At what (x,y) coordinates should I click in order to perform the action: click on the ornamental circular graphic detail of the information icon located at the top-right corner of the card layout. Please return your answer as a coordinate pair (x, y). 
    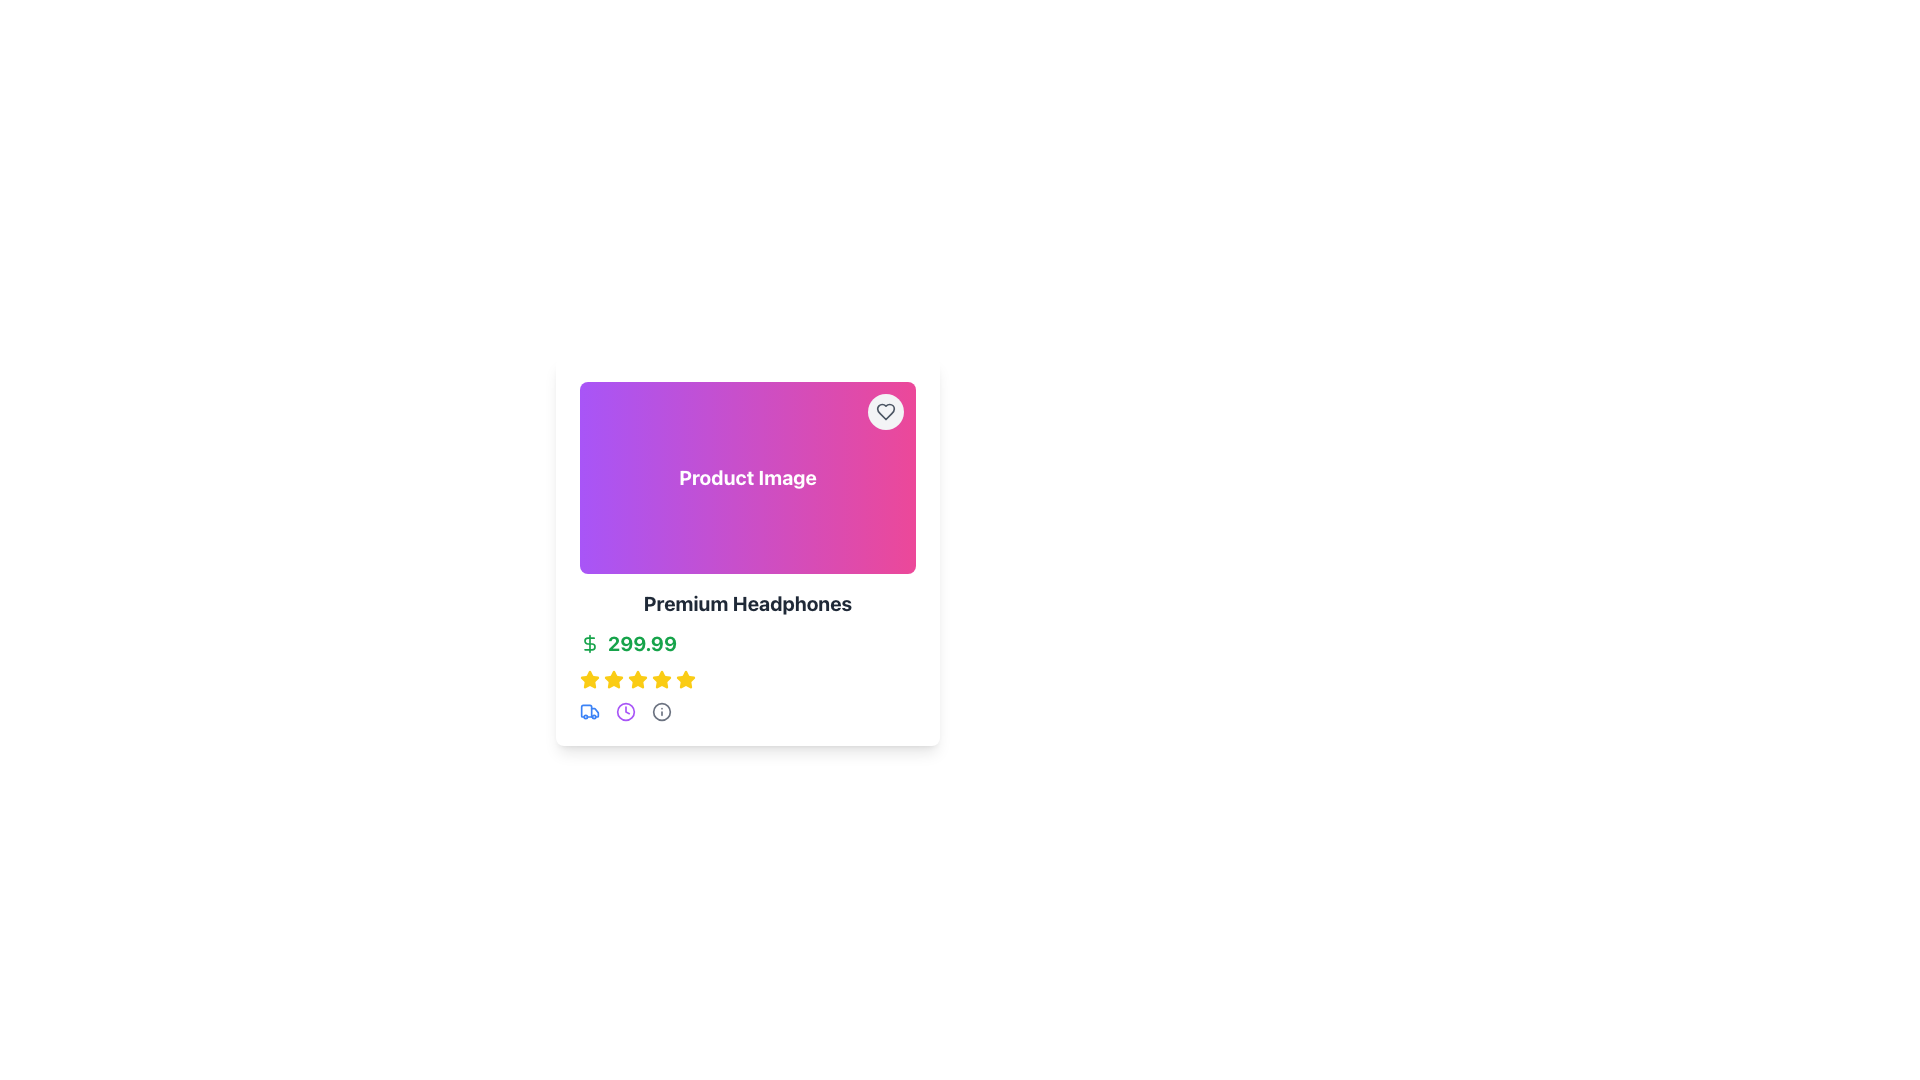
    Looking at the image, I should click on (662, 711).